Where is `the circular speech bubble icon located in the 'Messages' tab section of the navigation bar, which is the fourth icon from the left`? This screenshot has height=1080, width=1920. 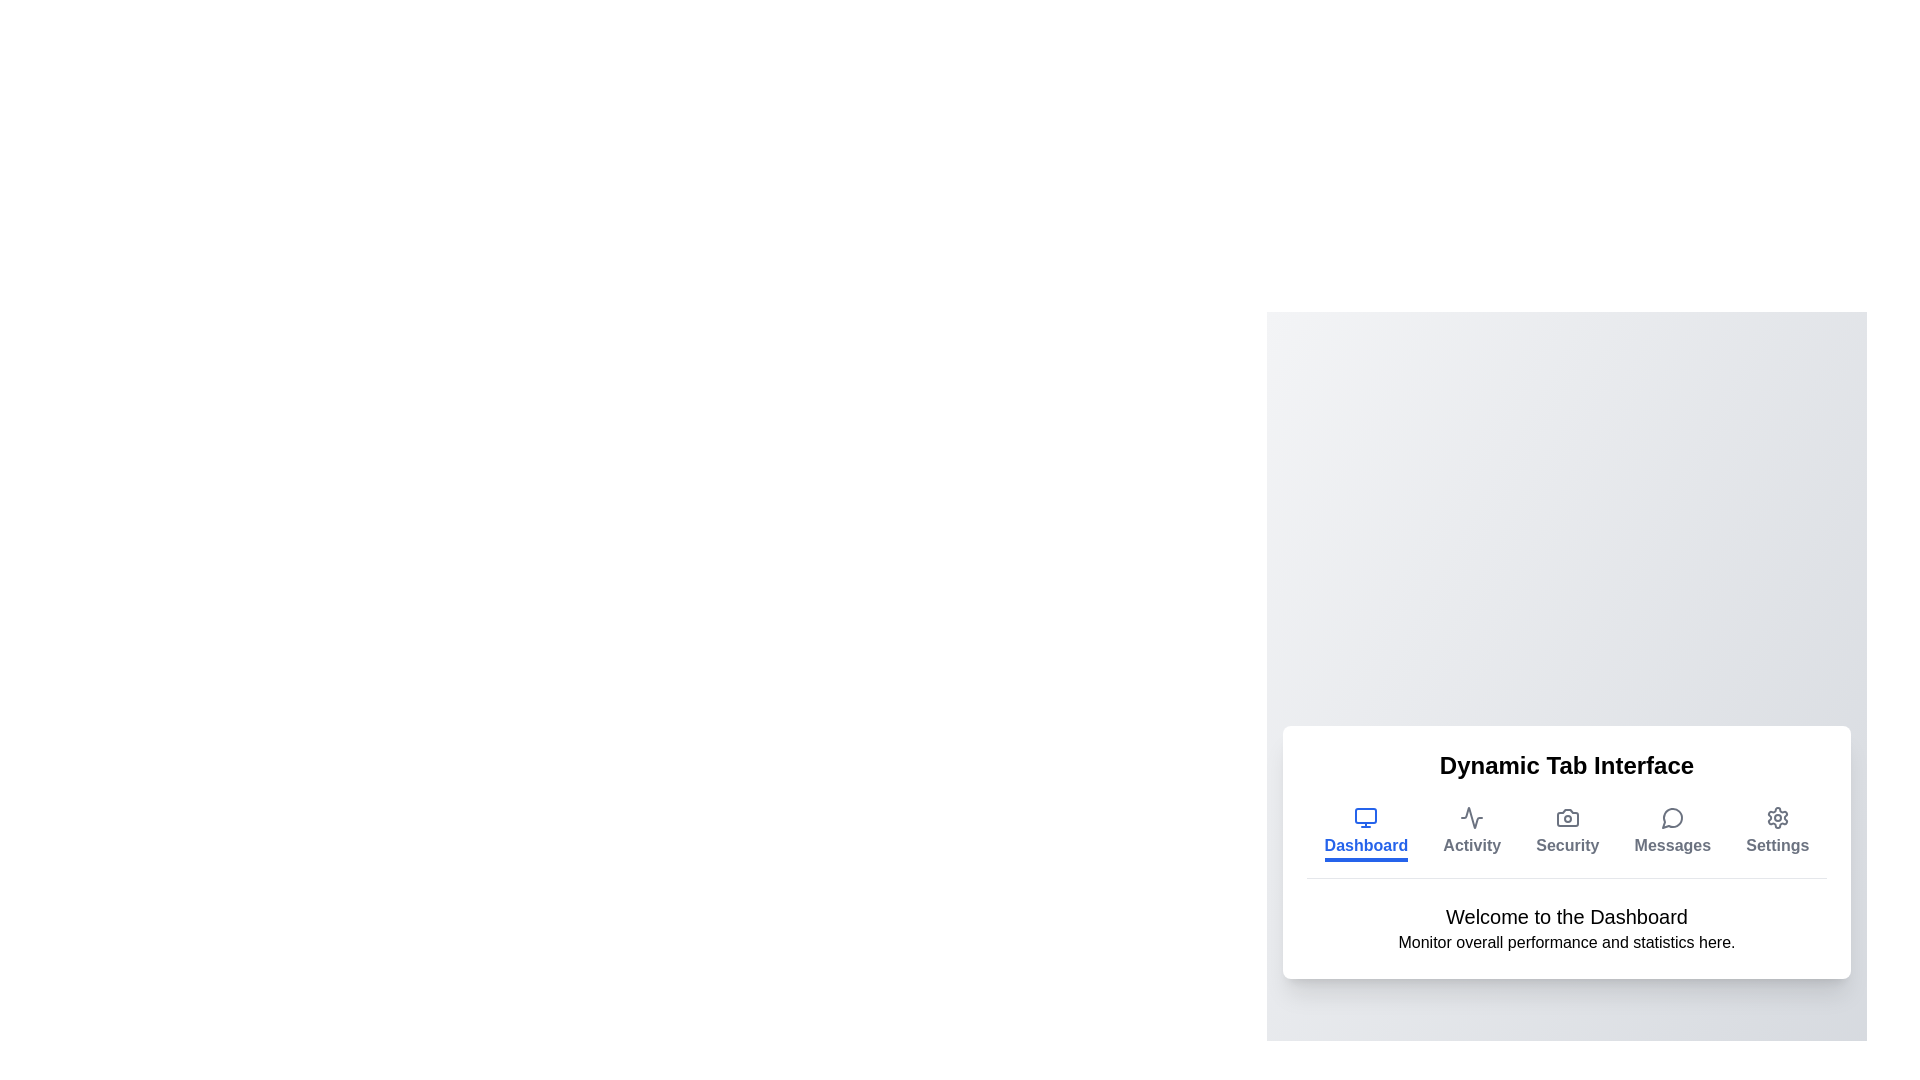
the circular speech bubble icon located in the 'Messages' tab section of the navigation bar, which is the fourth icon from the left is located at coordinates (1672, 817).